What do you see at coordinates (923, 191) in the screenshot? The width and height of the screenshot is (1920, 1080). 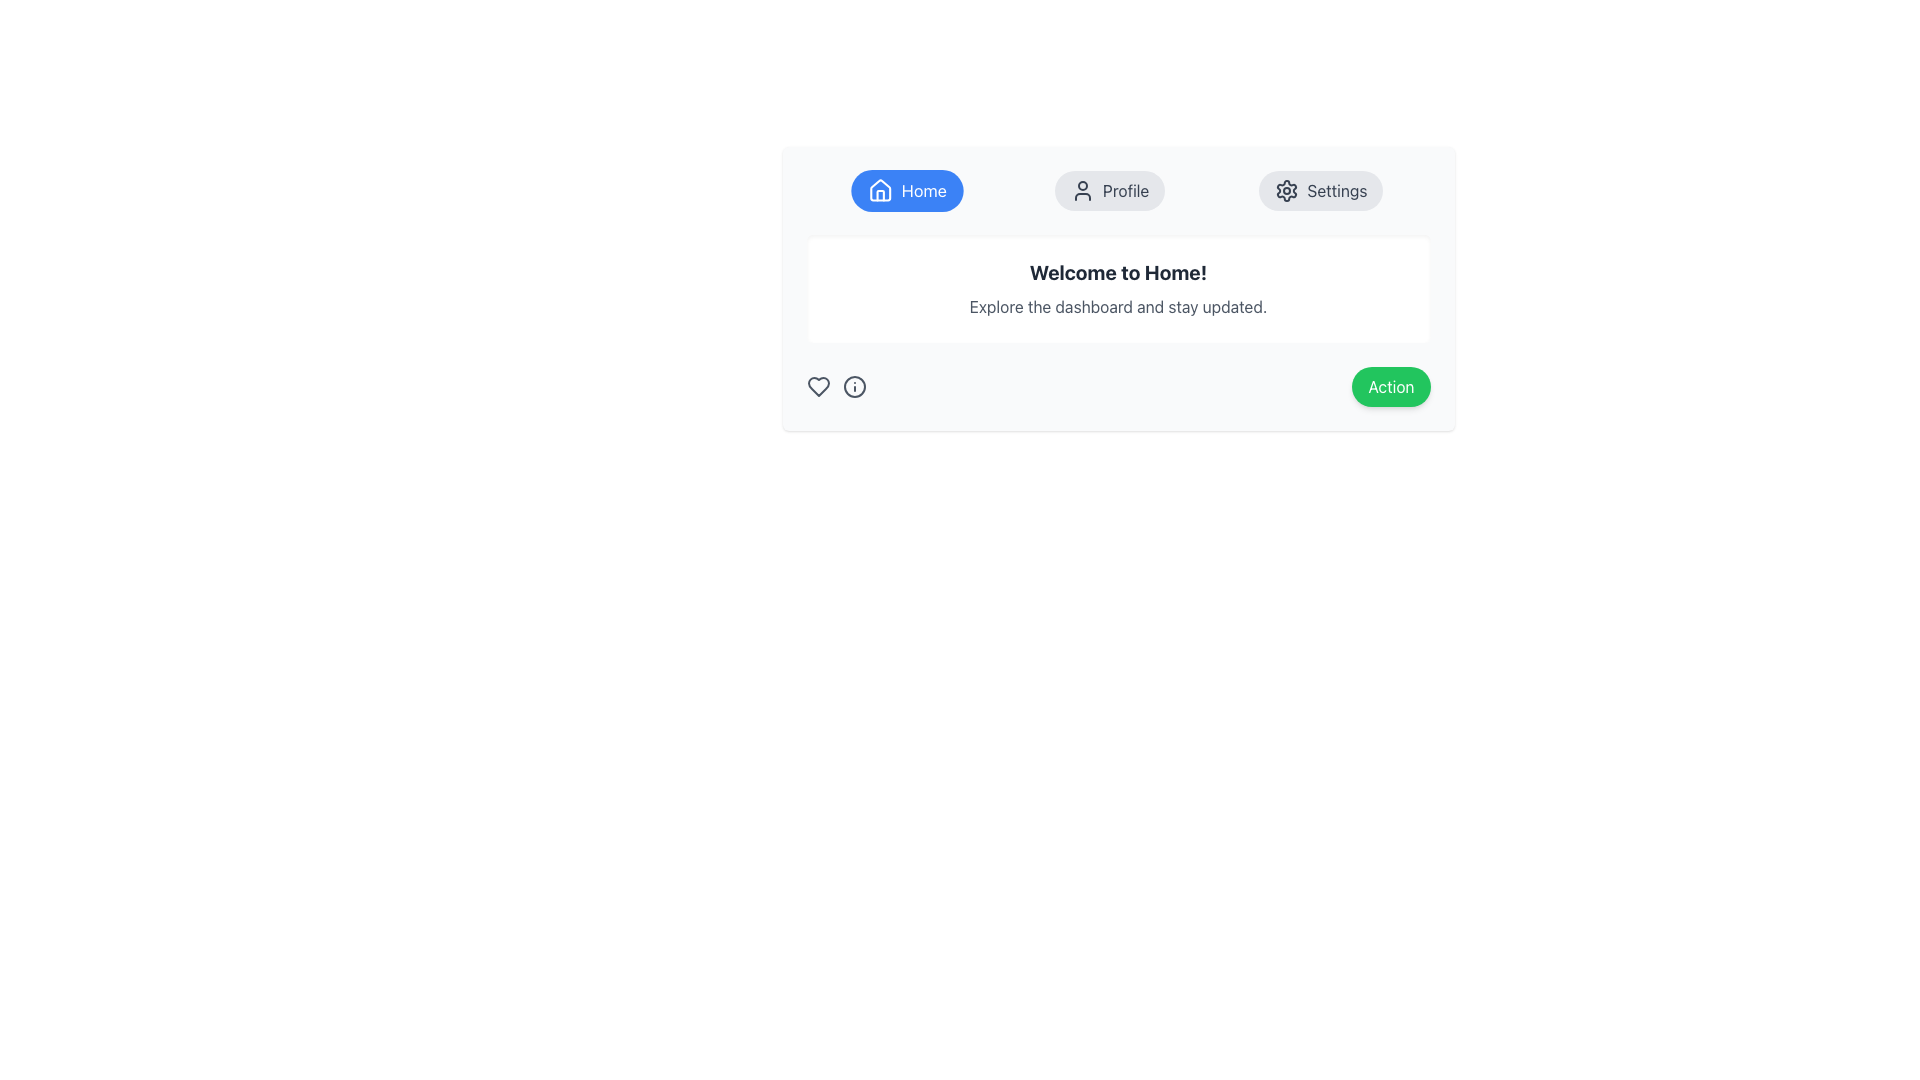 I see `the Text Label in the main navigation bar that indicates a link to the home page or dashboard` at bounding box center [923, 191].